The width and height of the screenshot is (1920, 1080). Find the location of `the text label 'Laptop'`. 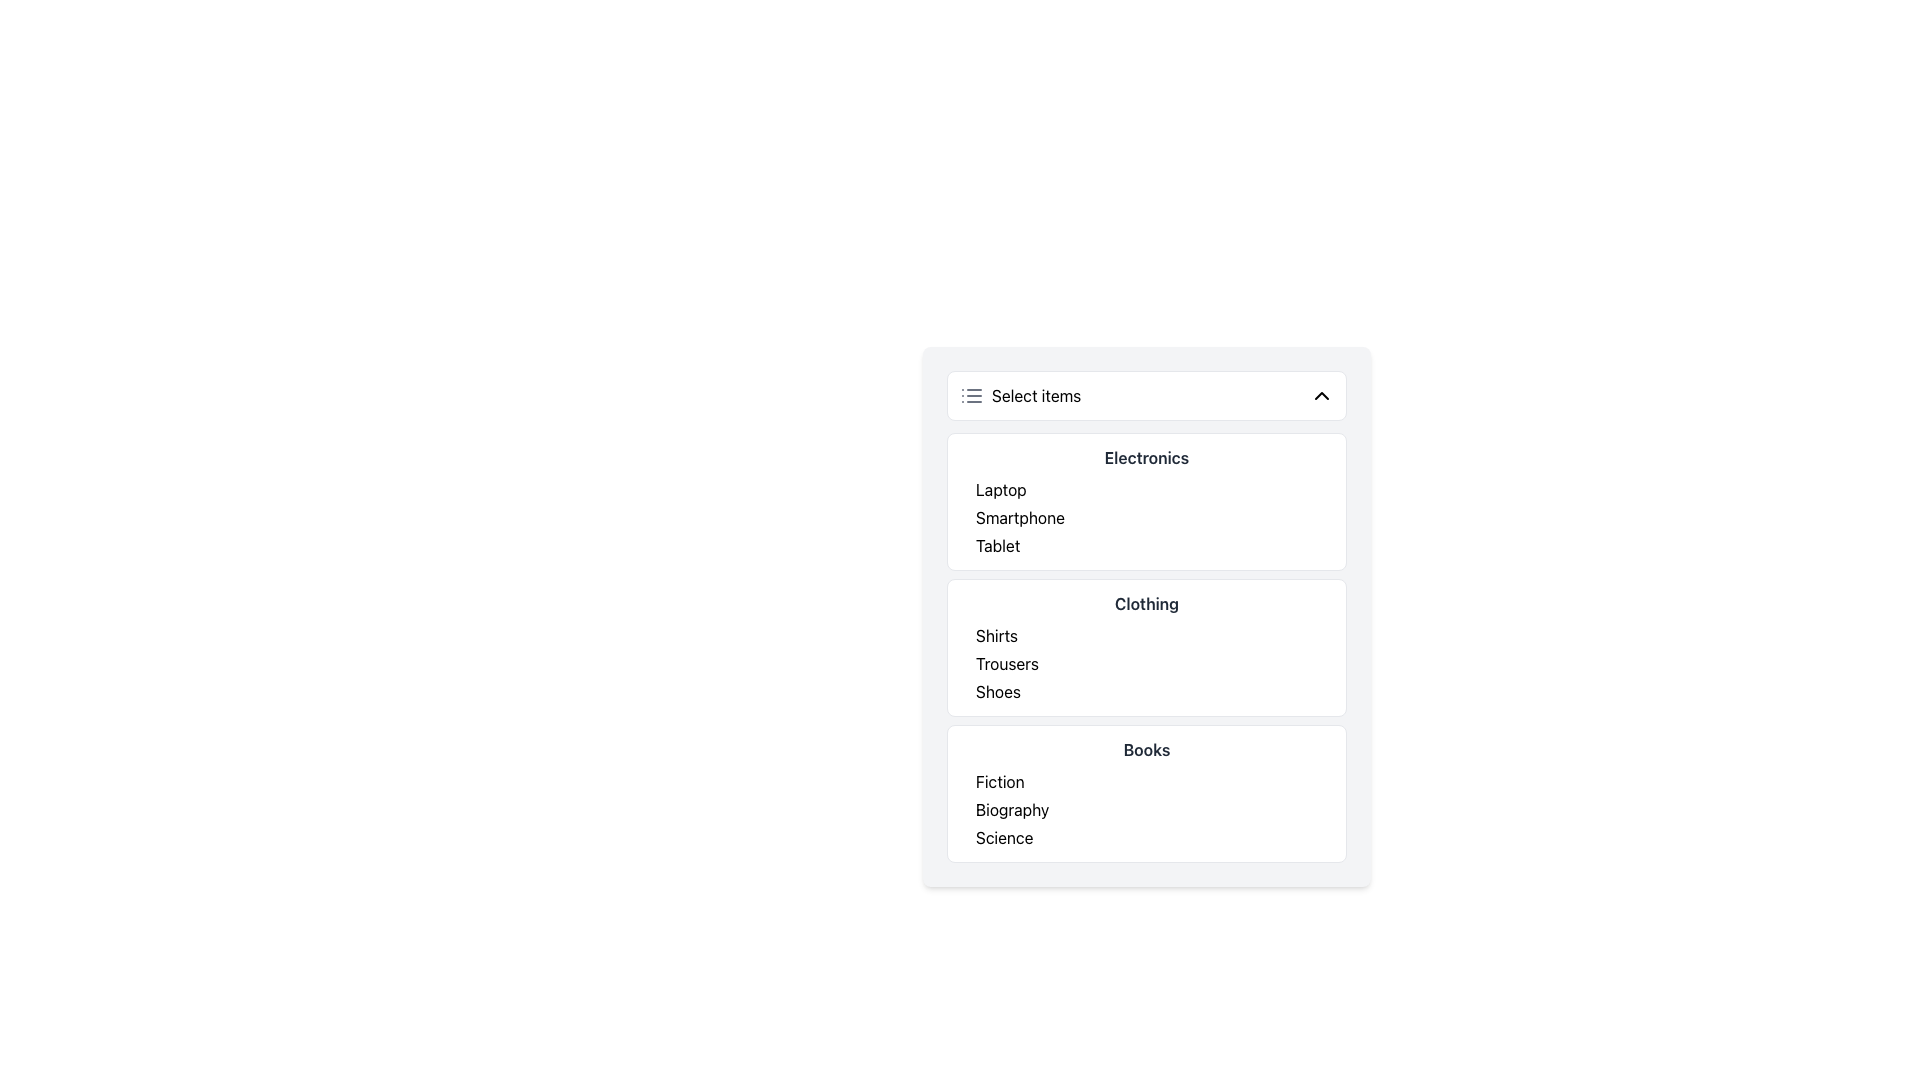

the text label 'Laptop' is located at coordinates (1001, 489).